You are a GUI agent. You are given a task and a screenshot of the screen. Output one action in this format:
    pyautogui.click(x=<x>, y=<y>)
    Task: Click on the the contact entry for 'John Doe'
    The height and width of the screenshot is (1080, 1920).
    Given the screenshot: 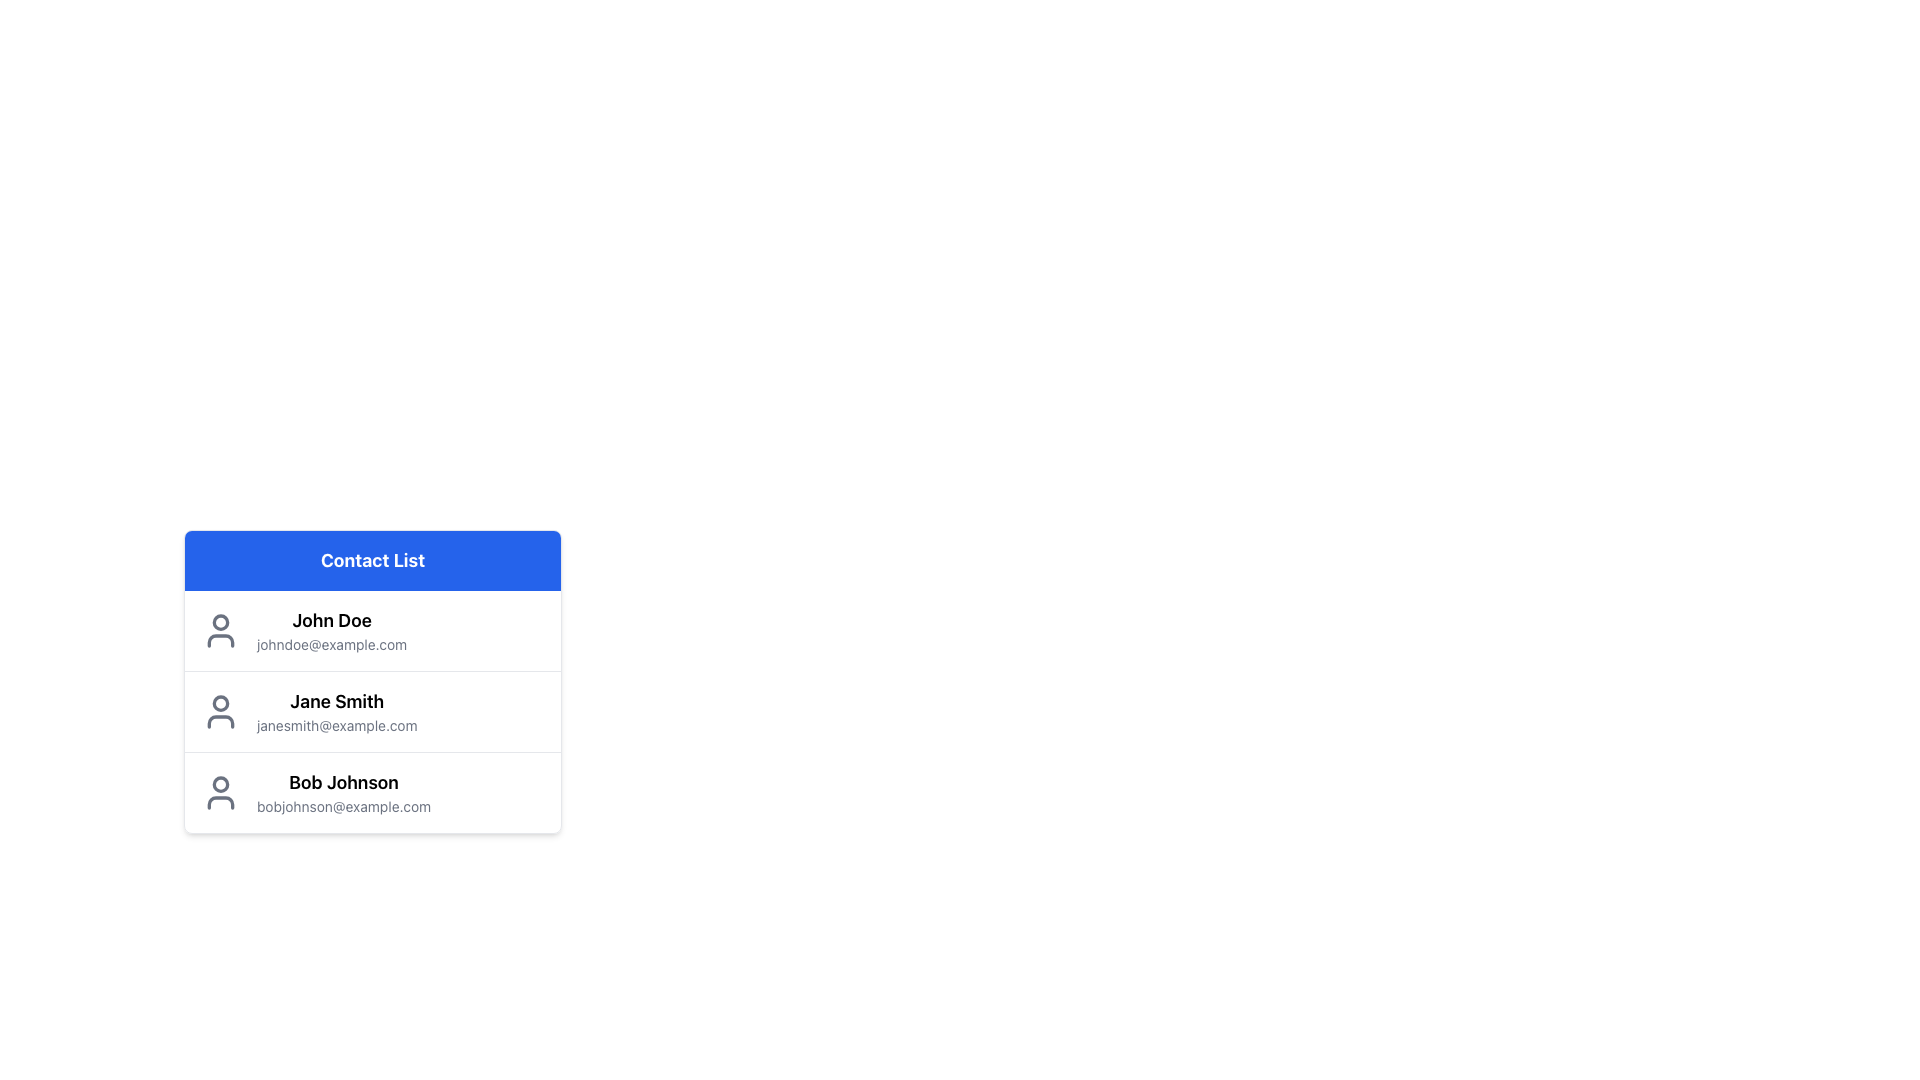 What is the action you would take?
    pyautogui.click(x=373, y=631)
    